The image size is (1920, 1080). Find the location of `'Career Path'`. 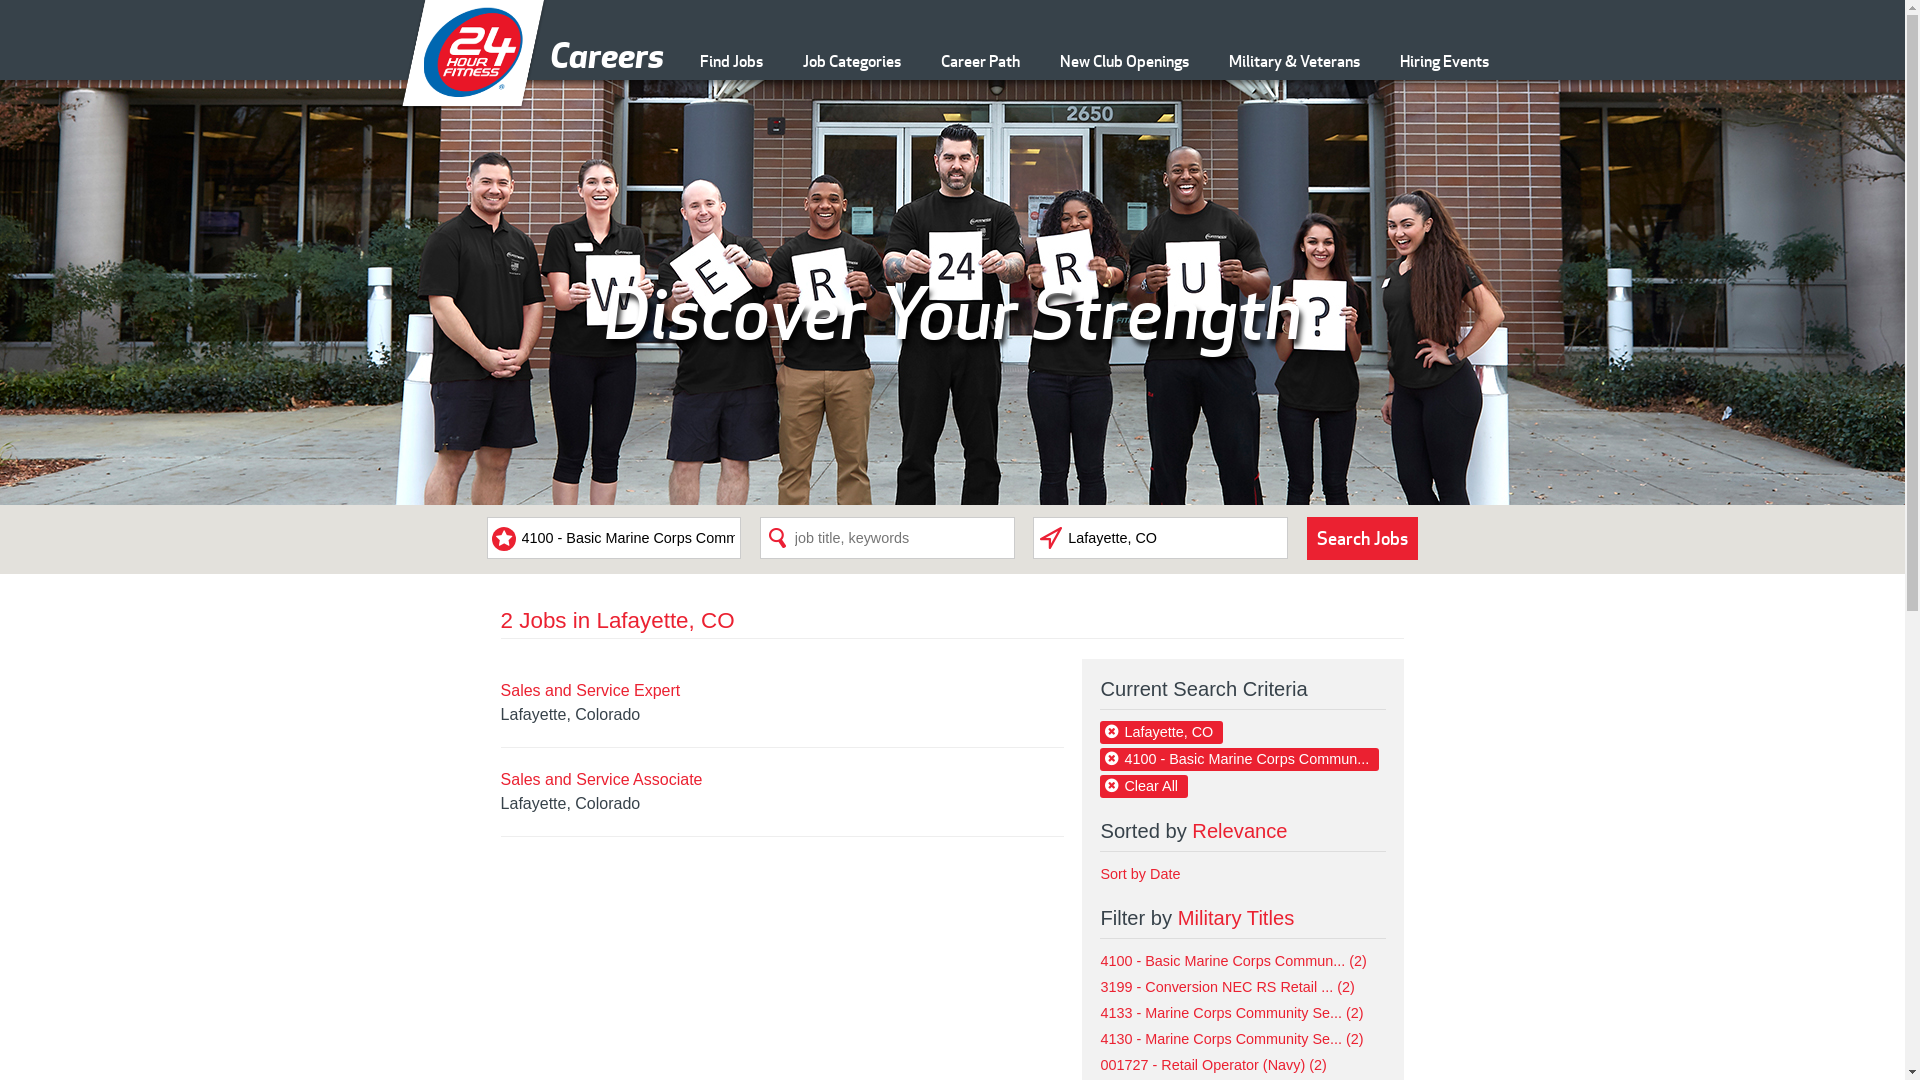

'Career Path' is located at coordinates (979, 56).